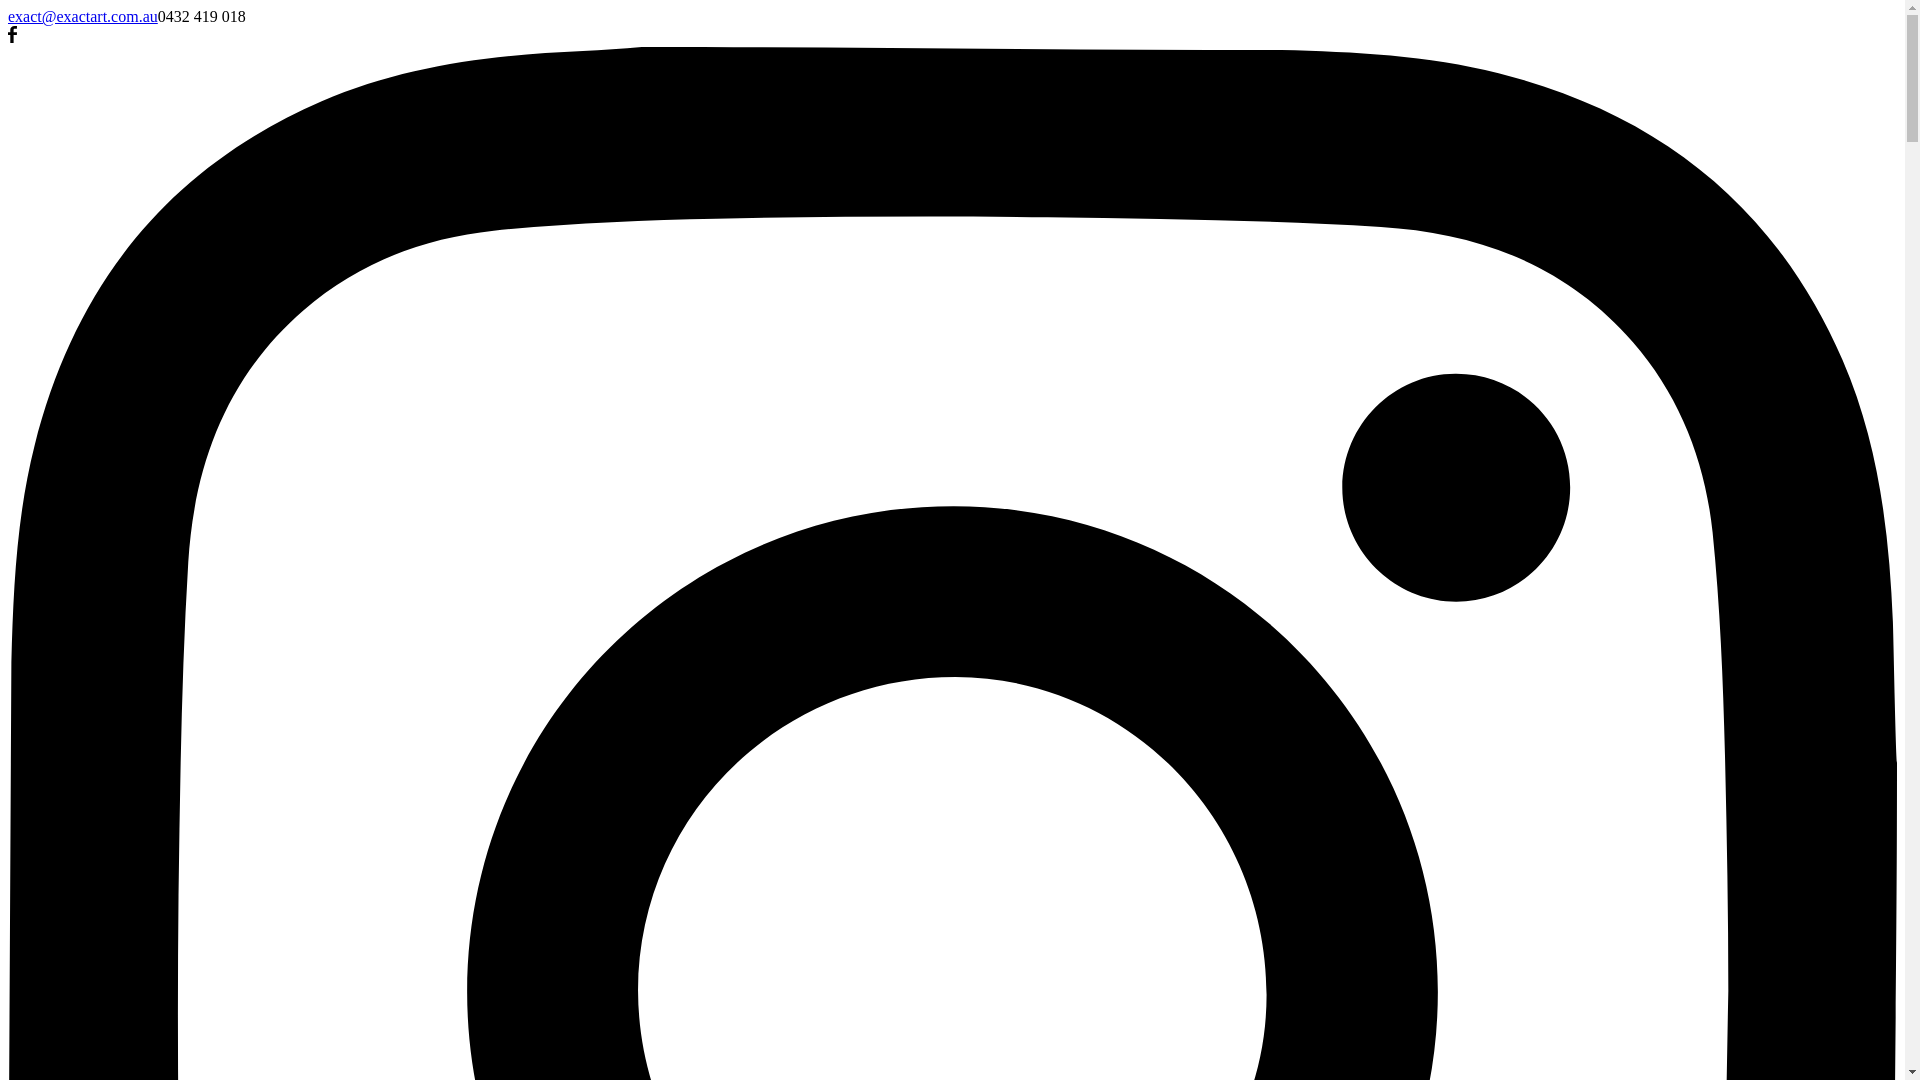 Image resolution: width=1920 pixels, height=1080 pixels. What do you see at coordinates (8, 16) in the screenshot?
I see `'exact@exactart.com.au'` at bounding box center [8, 16].